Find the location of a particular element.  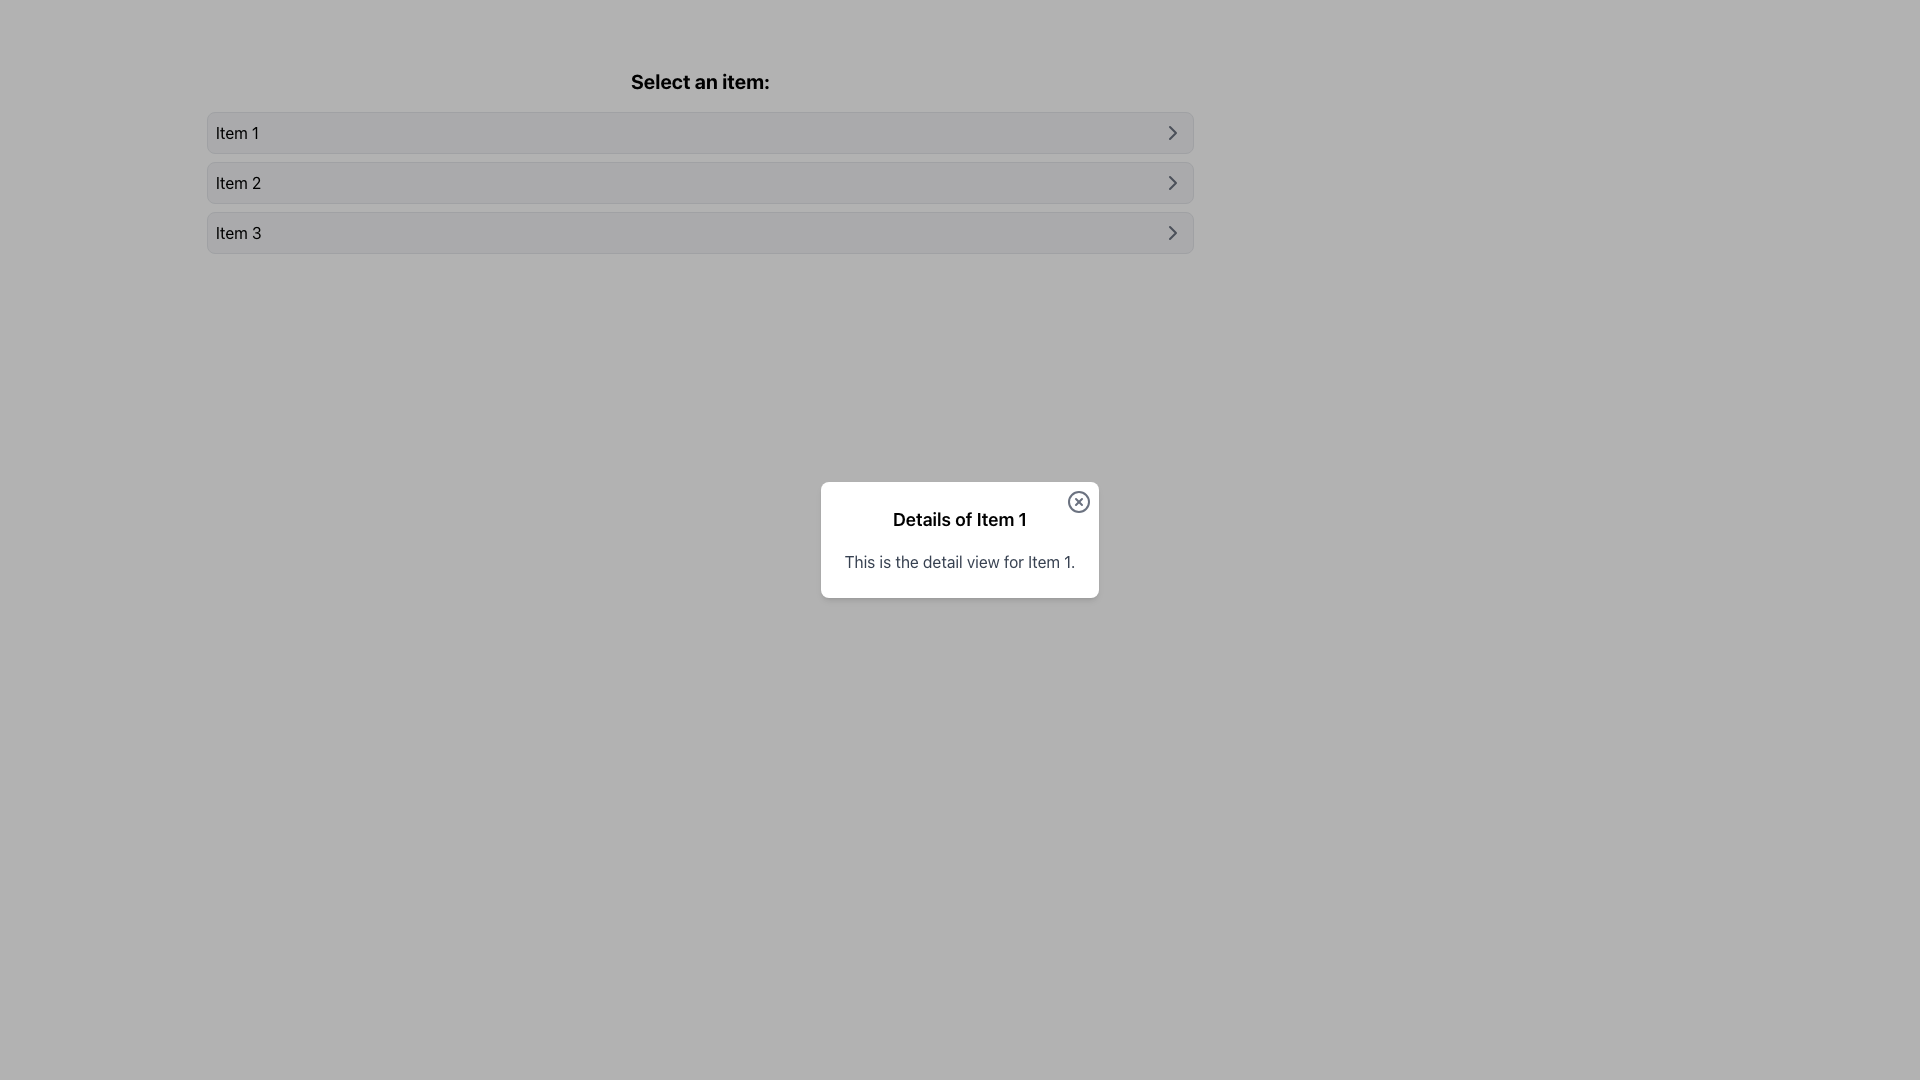

the selectable item button for 'Item 2' located in the second position of a vertically arranged list is located at coordinates (700, 182).